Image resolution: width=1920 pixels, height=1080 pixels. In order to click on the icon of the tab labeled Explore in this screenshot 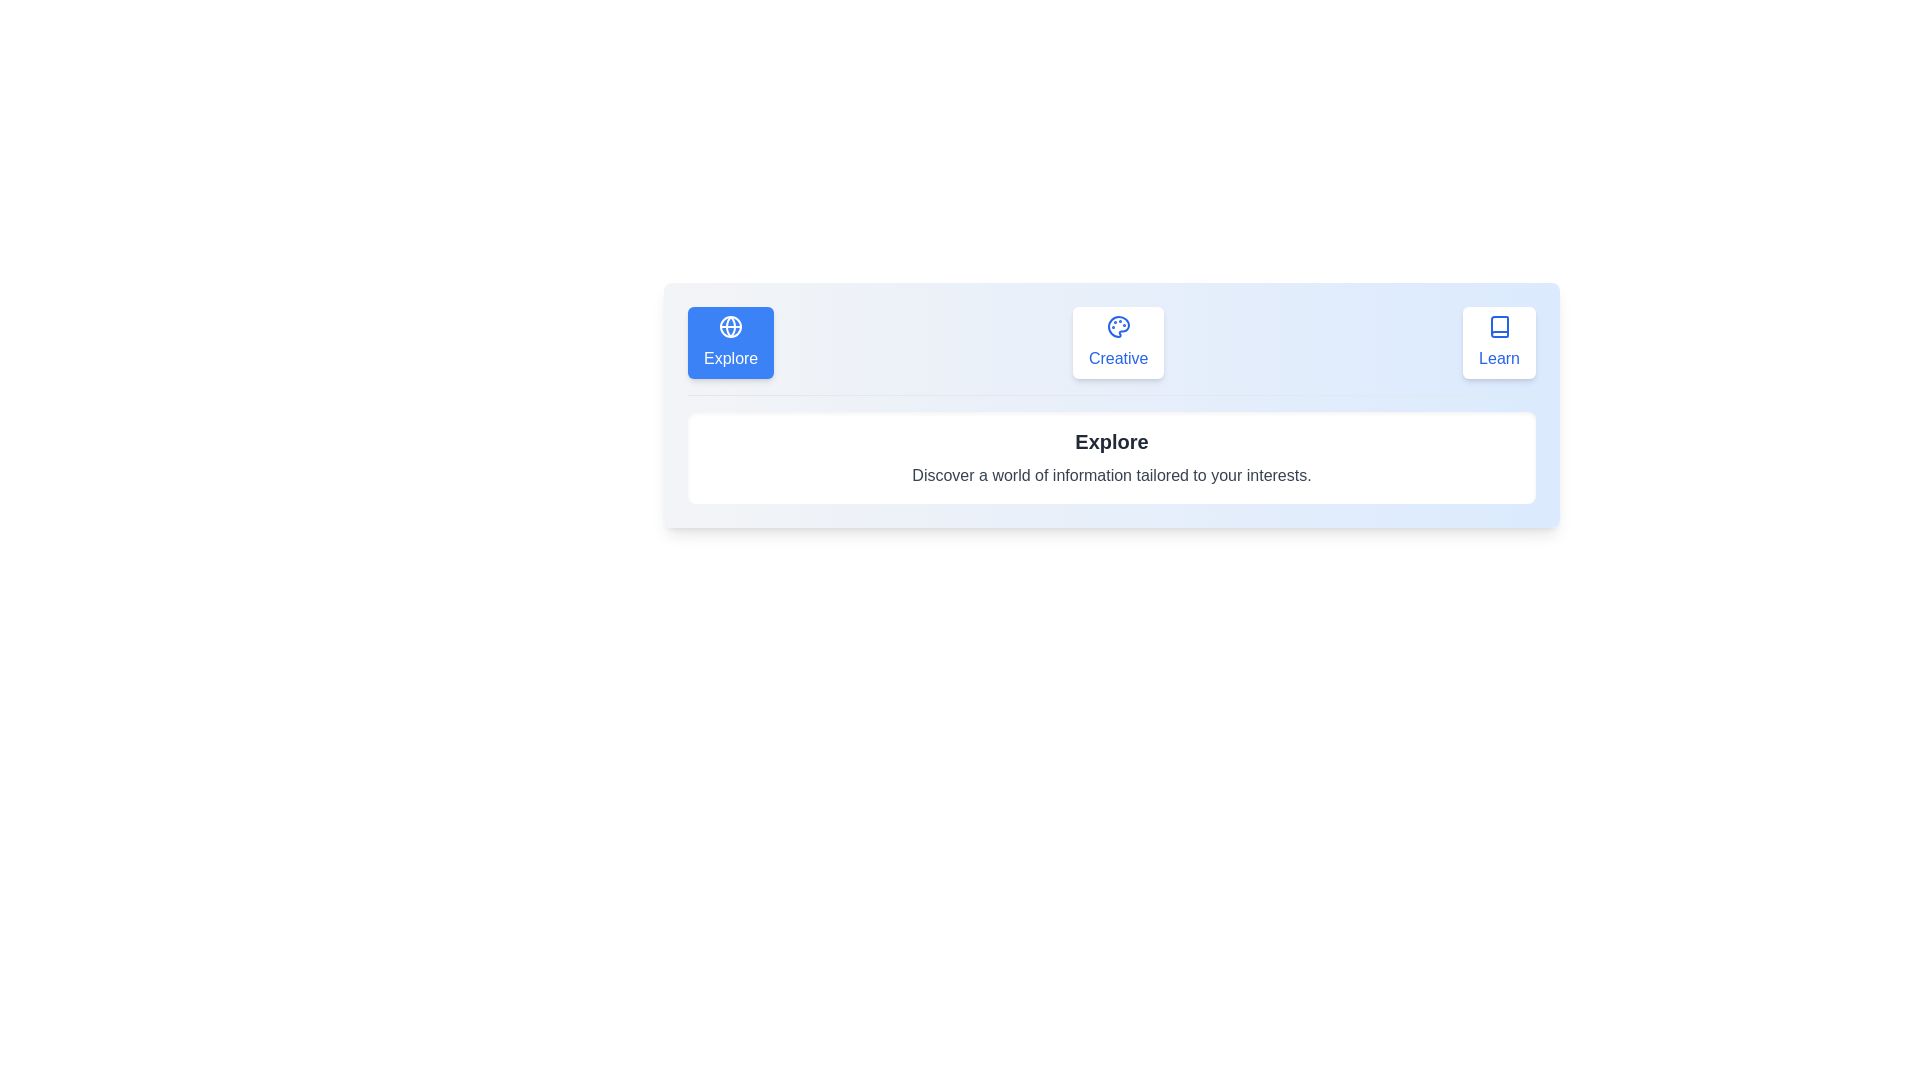, I will do `click(730, 342)`.